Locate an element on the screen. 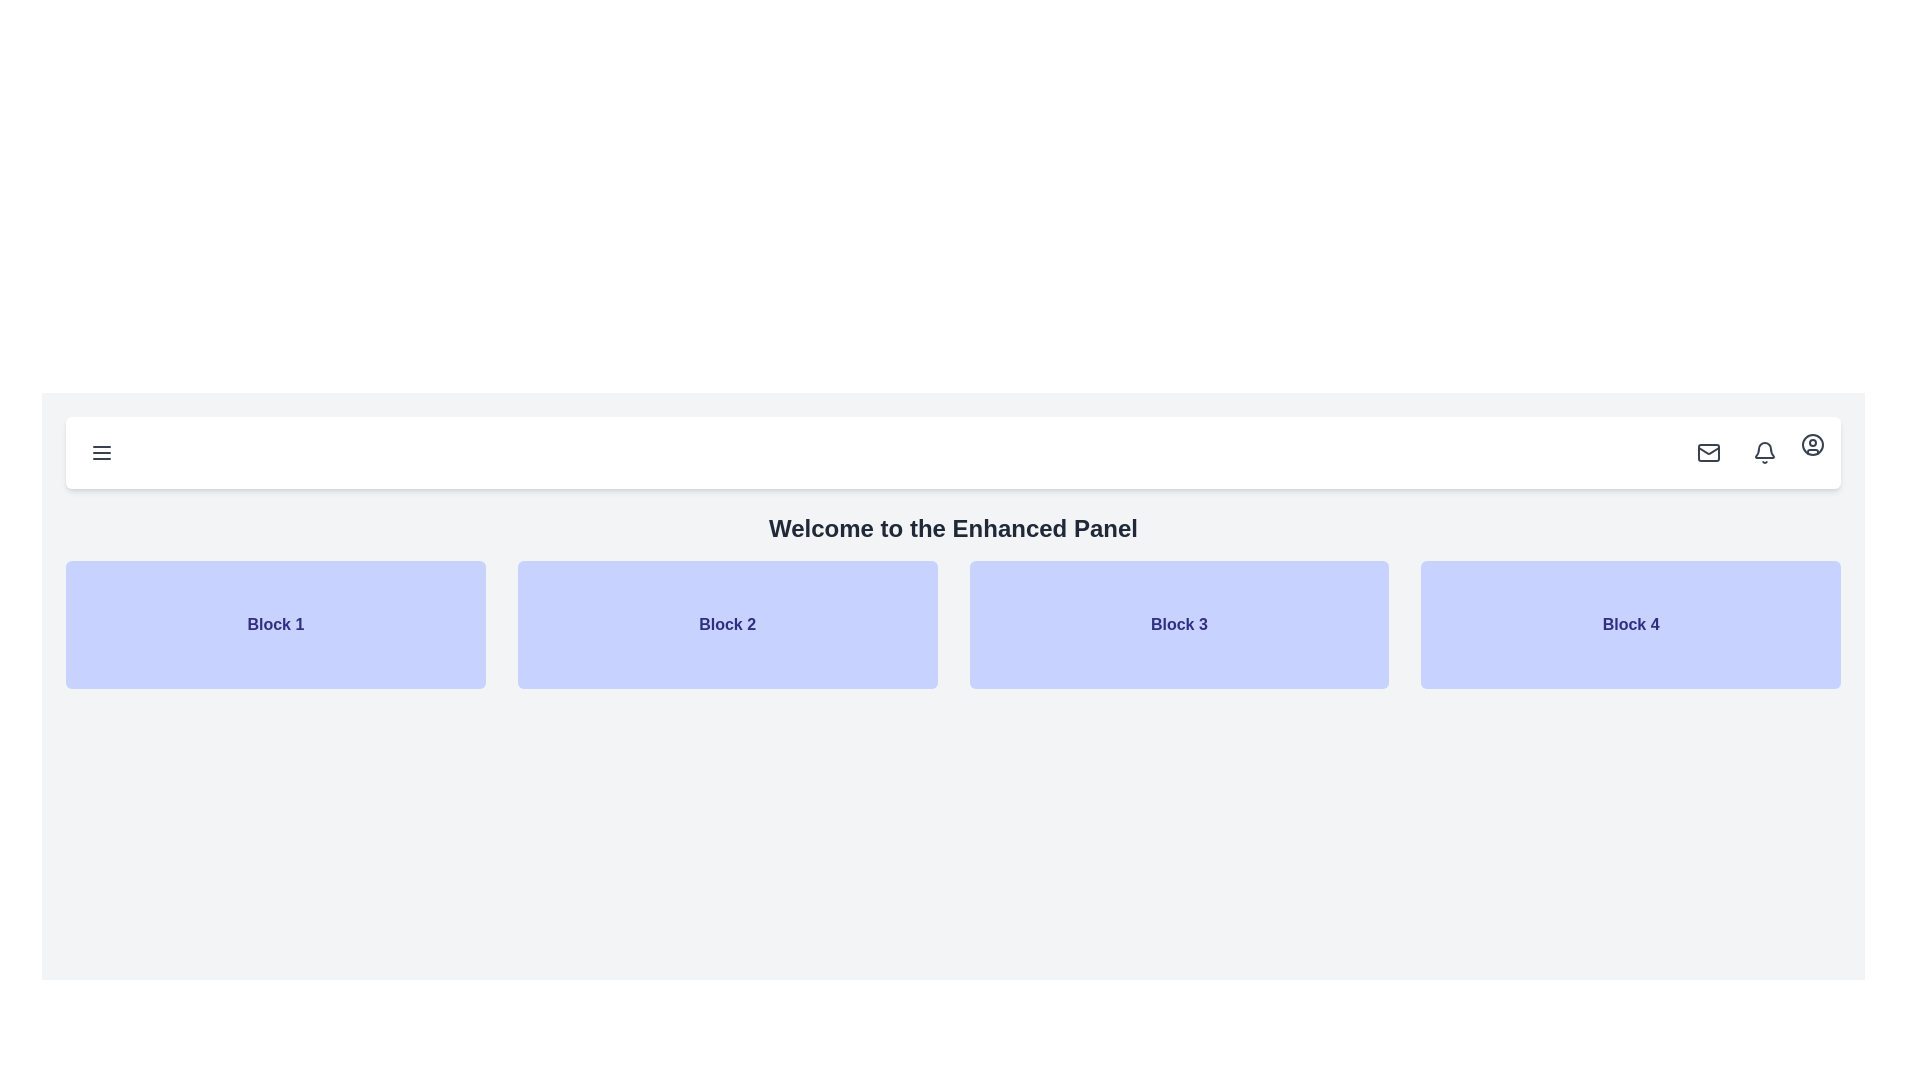 This screenshot has width=1920, height=1080. the innermost SVG circle icon located at the top-right corner of the navigation bar, which represents user profile or account functionality is located at coordinates (1813, 443).